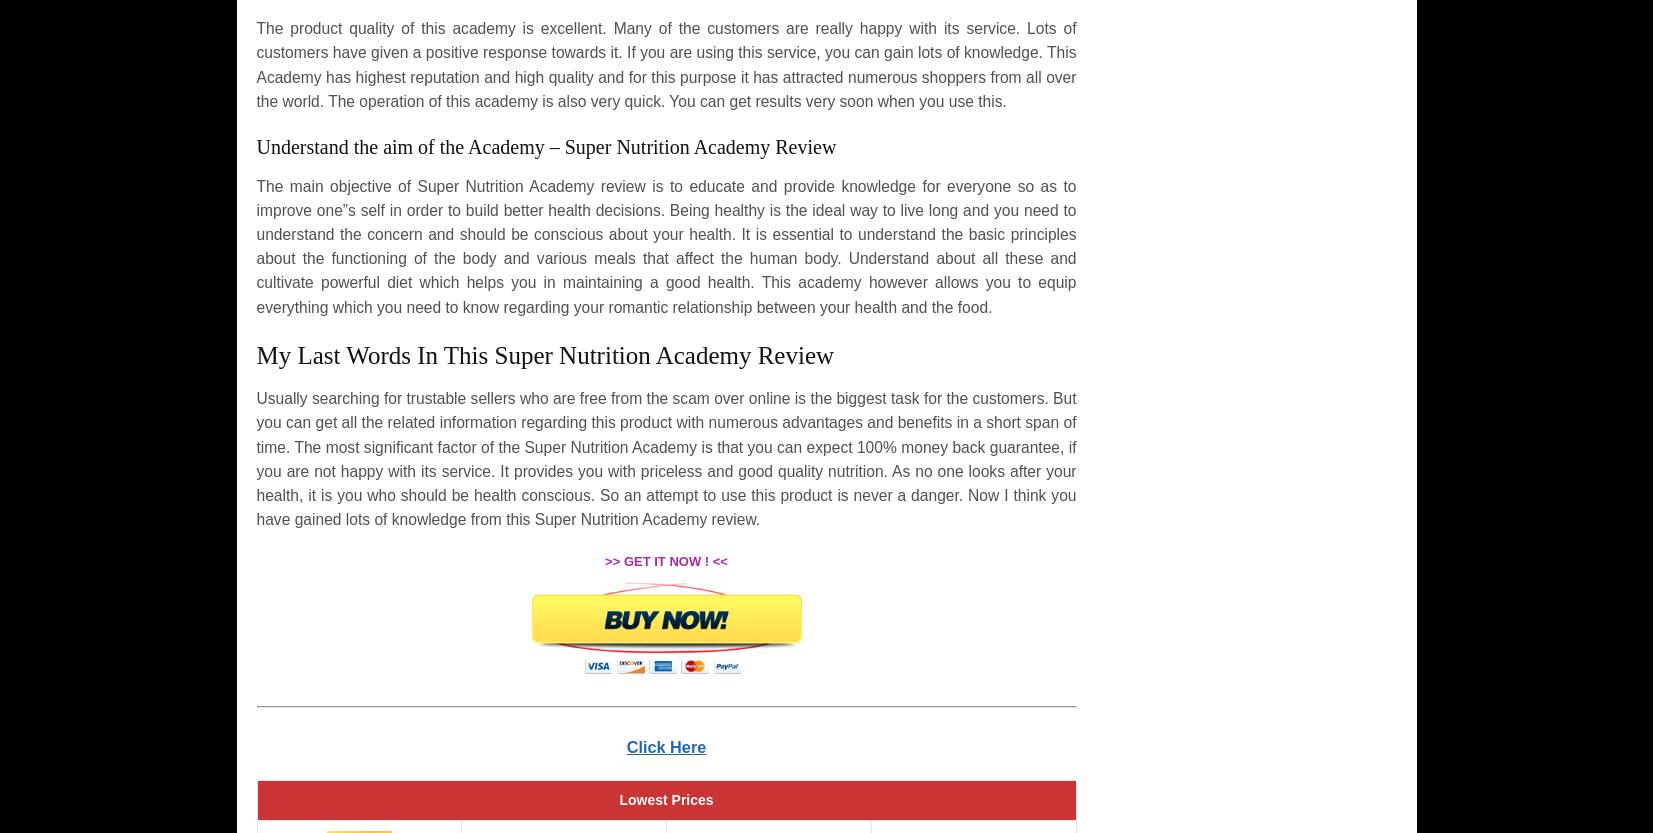 The height and width of the screenshot is (833, 1653). Describe the element at coordinates (544, 146) in the screenshot. I see `'Understand the aim of the Academy – Super Nutrition Academy Review'` at that location.